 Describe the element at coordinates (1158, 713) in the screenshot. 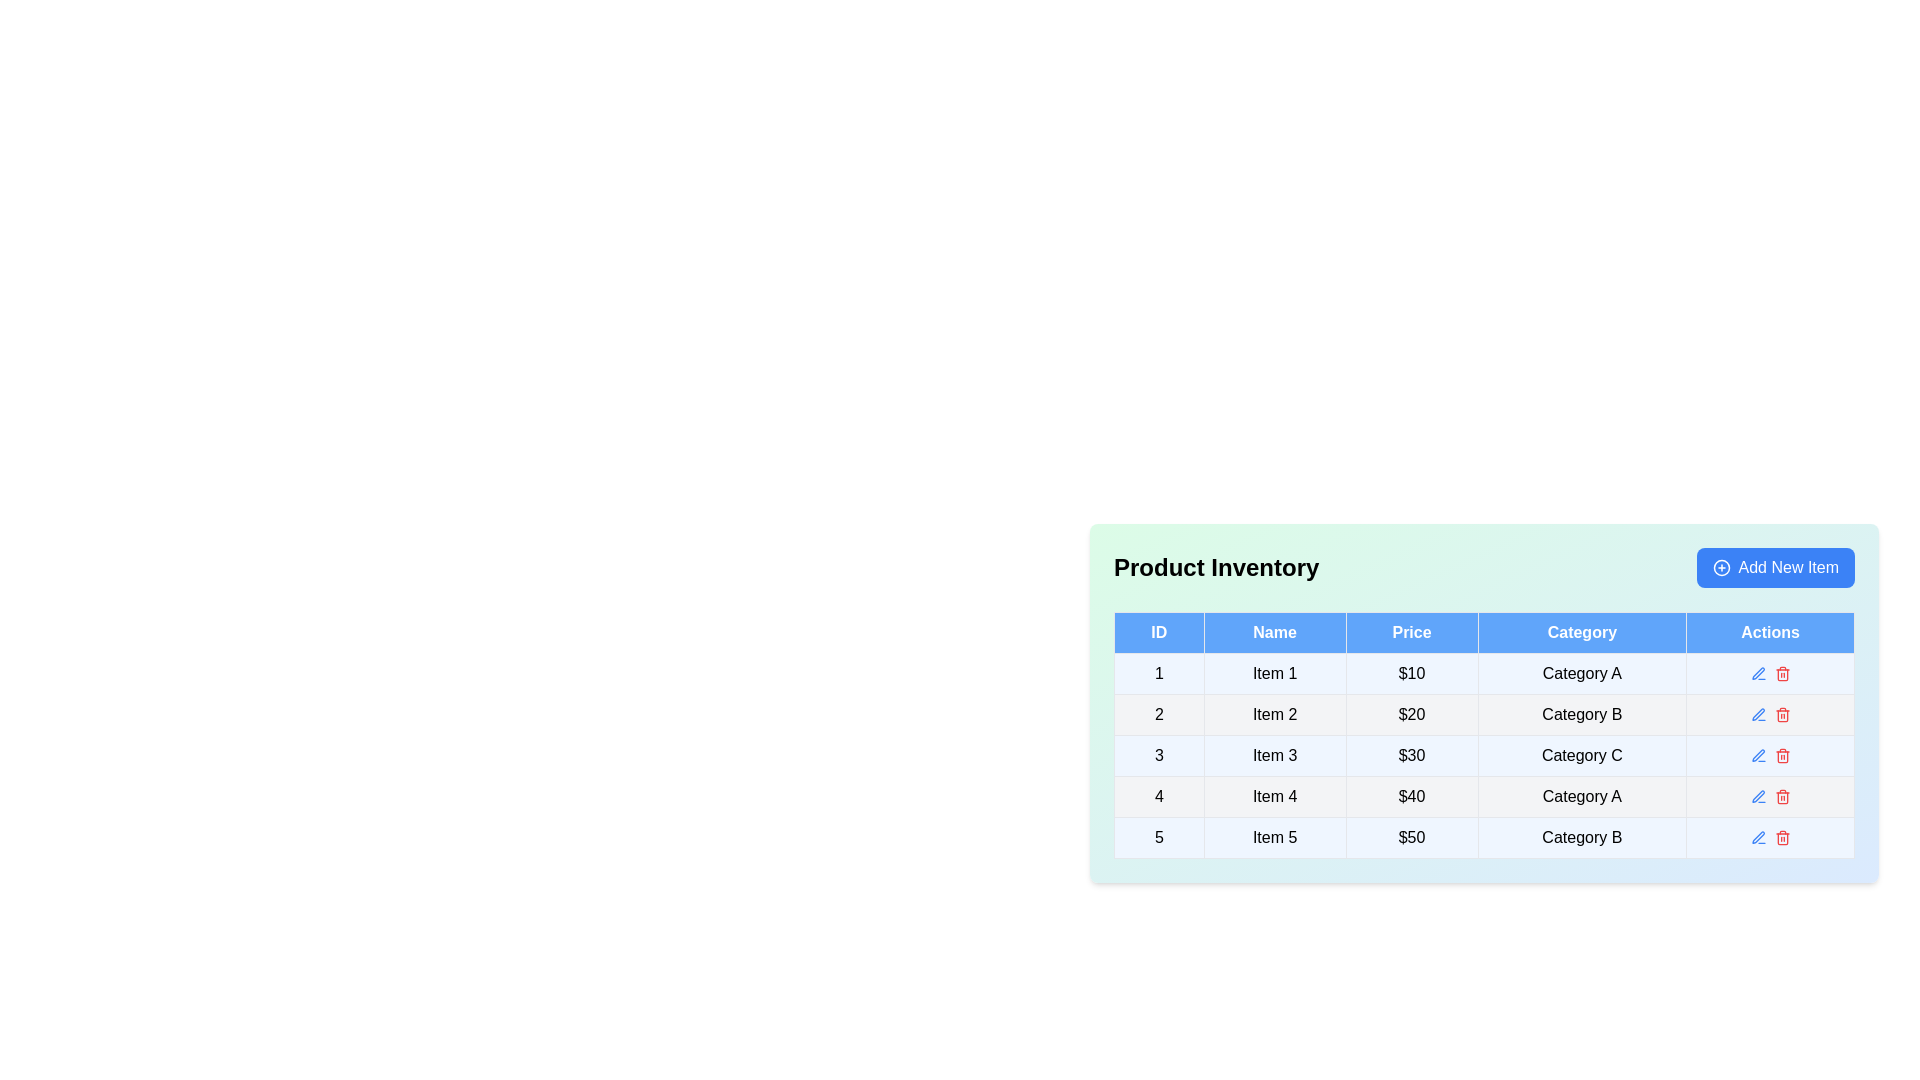

I see `the row containing the cell with the numeric value '2' in the Product Inventory table` at that location.